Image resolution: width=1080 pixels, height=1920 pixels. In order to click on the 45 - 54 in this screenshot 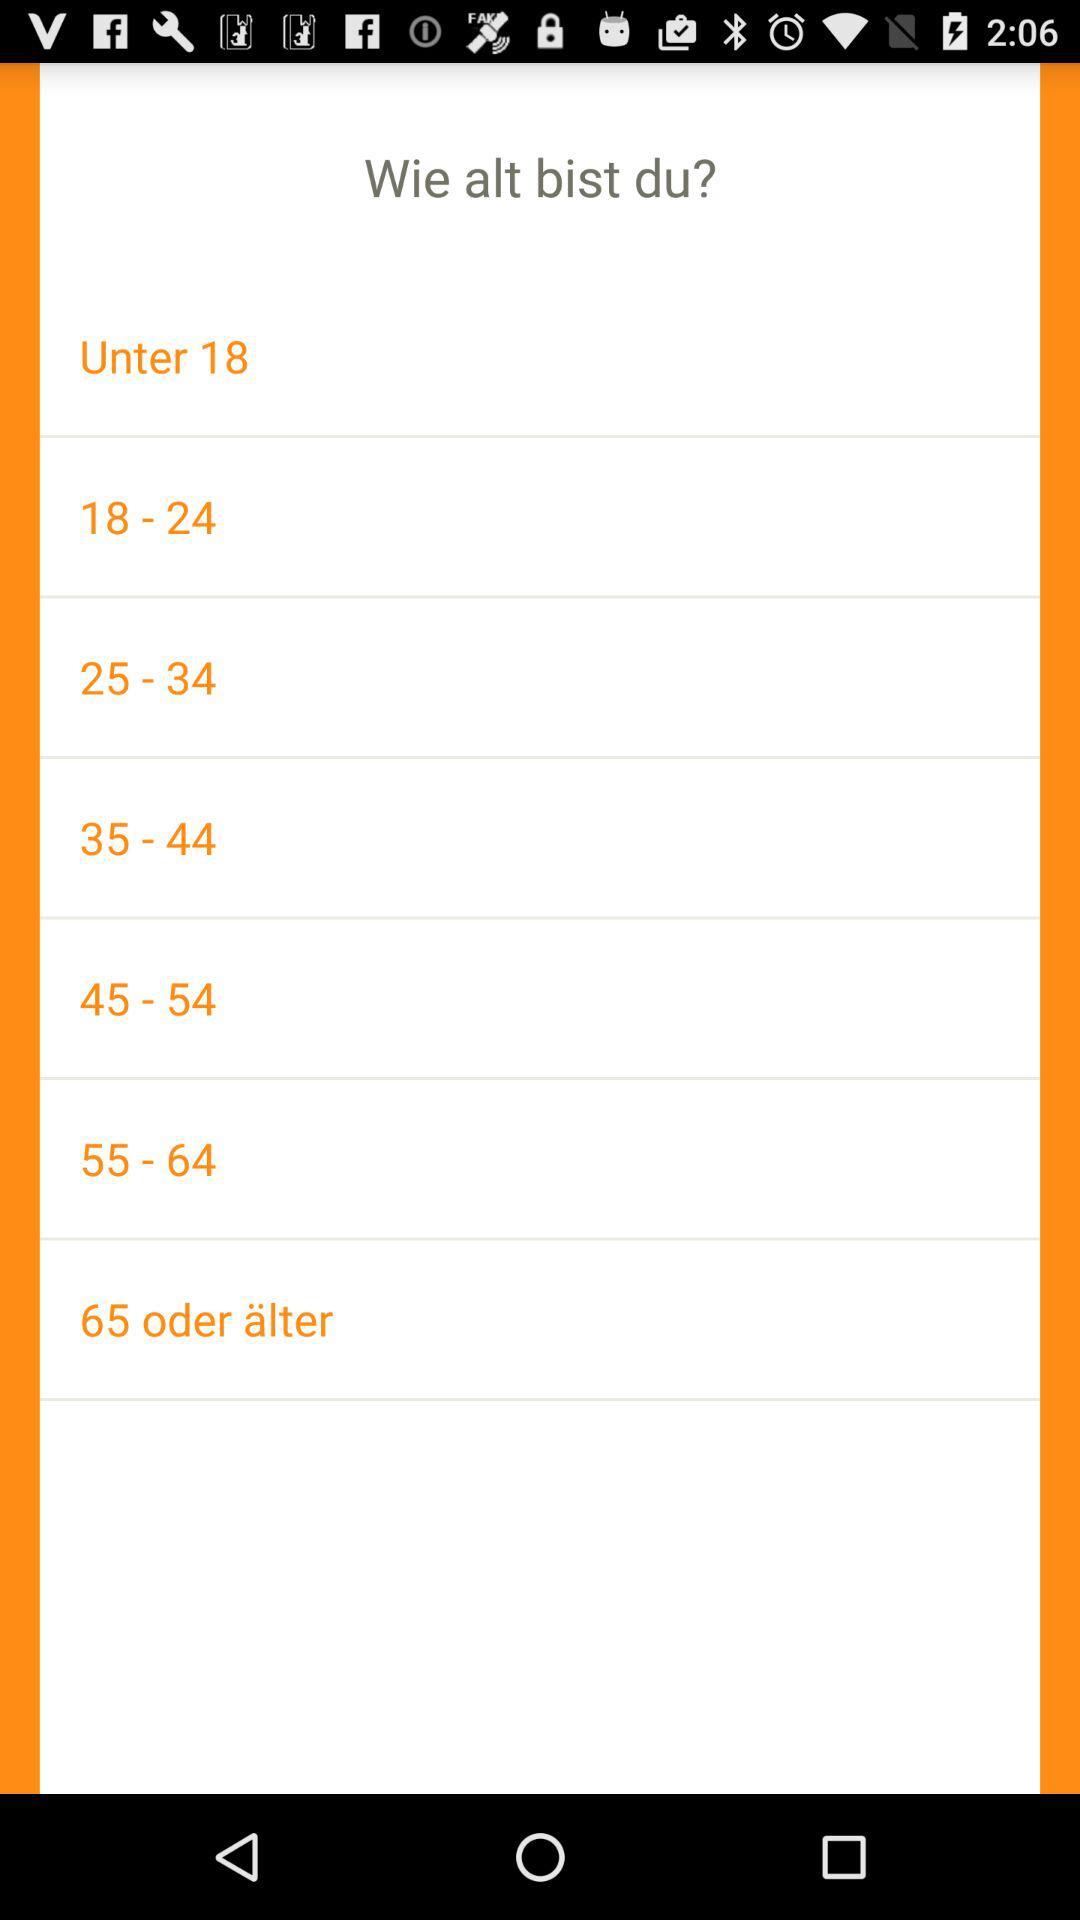, I will do `click(540, 998)`.